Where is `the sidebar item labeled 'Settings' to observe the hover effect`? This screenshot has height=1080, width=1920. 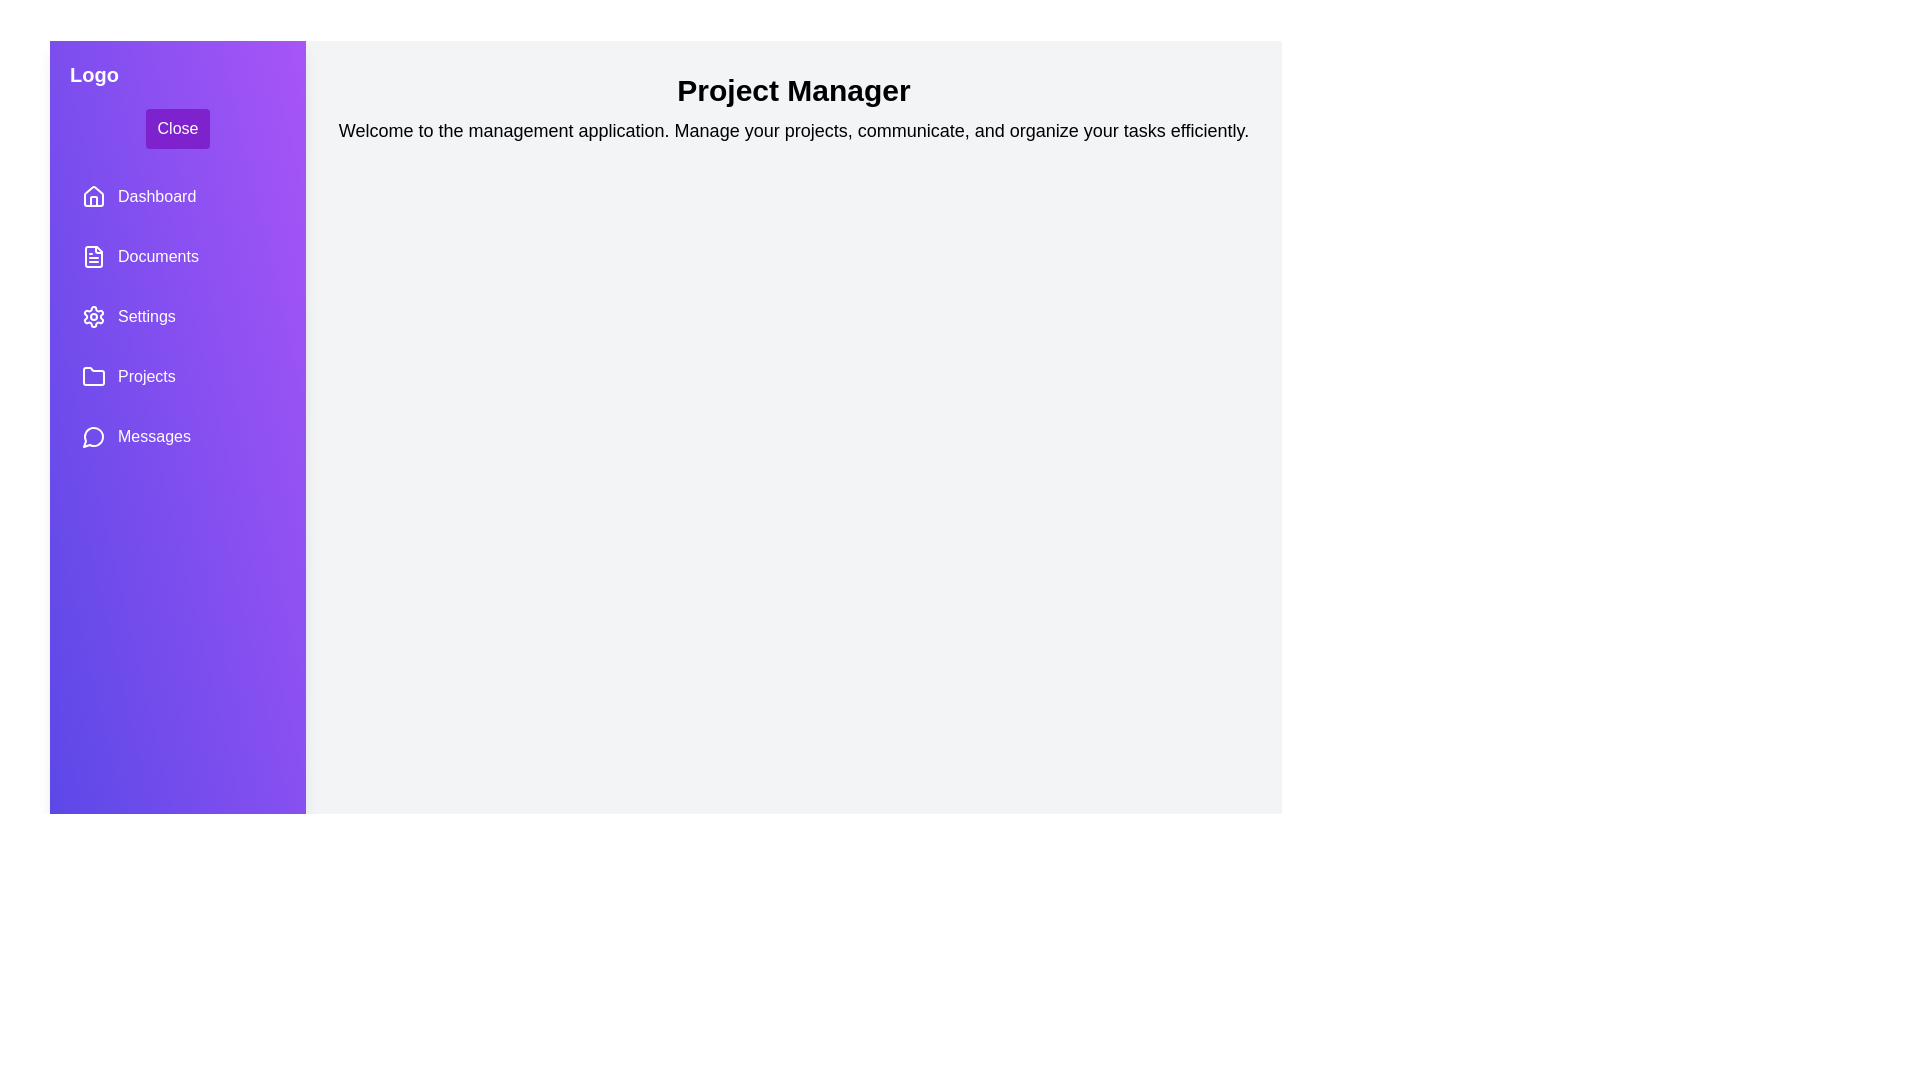
the sidebar item labeled 'Settings' to observe the hover effect is located at coordinates (177, 315).